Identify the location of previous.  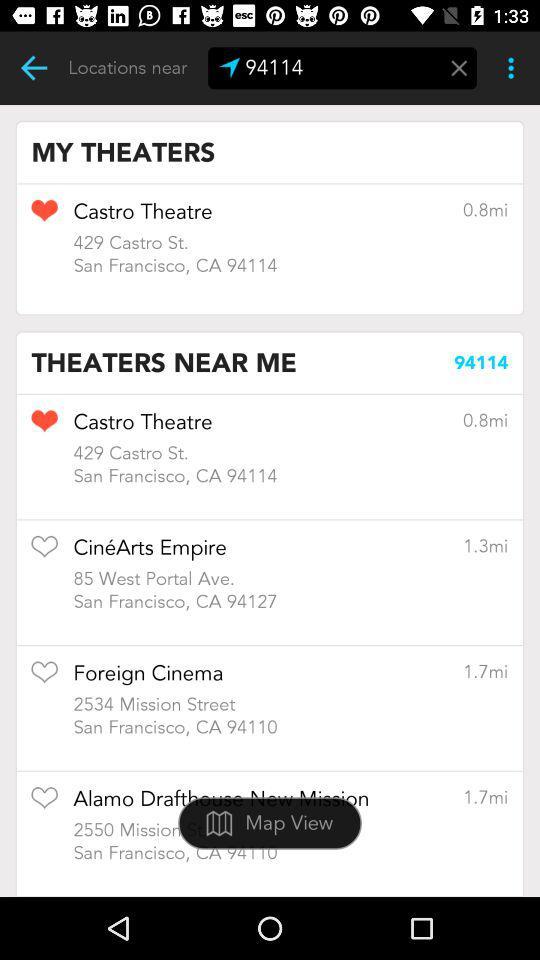
(33, 68).